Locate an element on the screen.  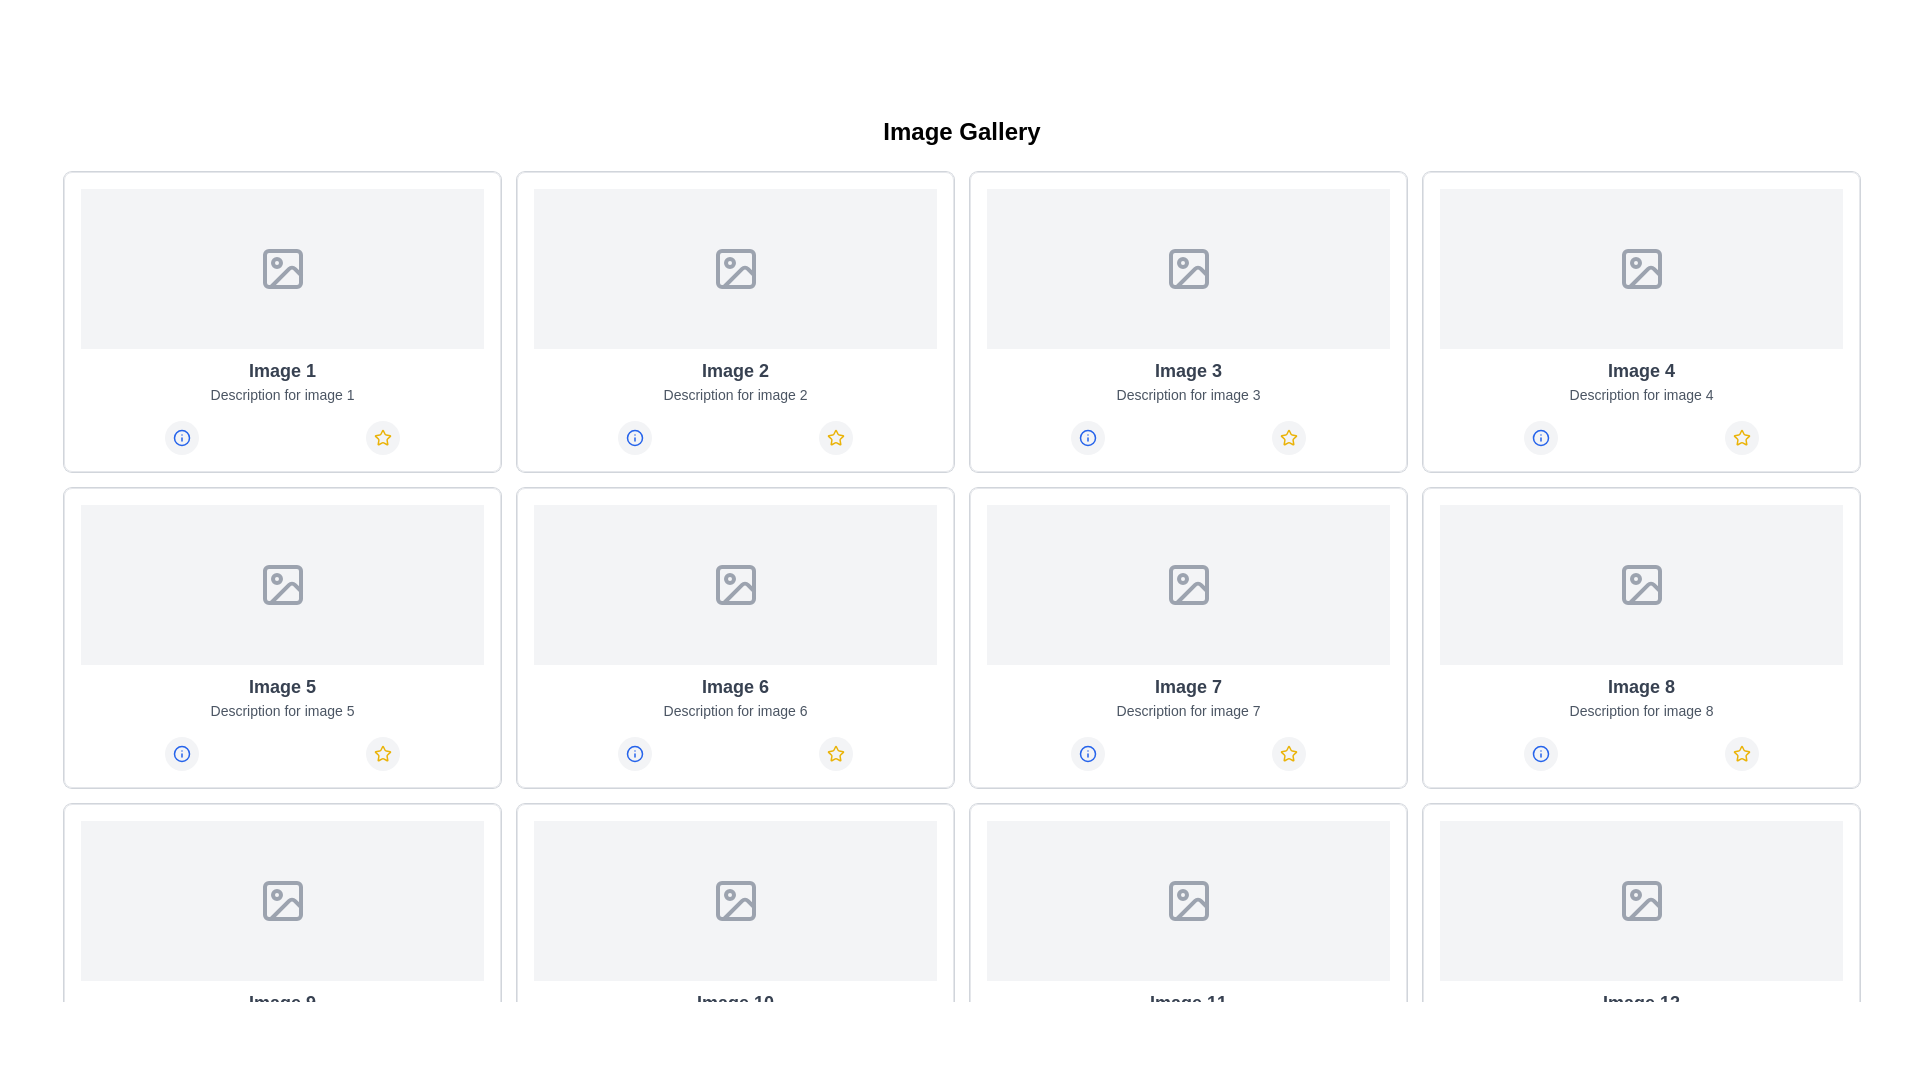
text label located in the fourth card from the left in the top row, positioned below the image placeholder and above the description text is located at coordinates (1641, 370).